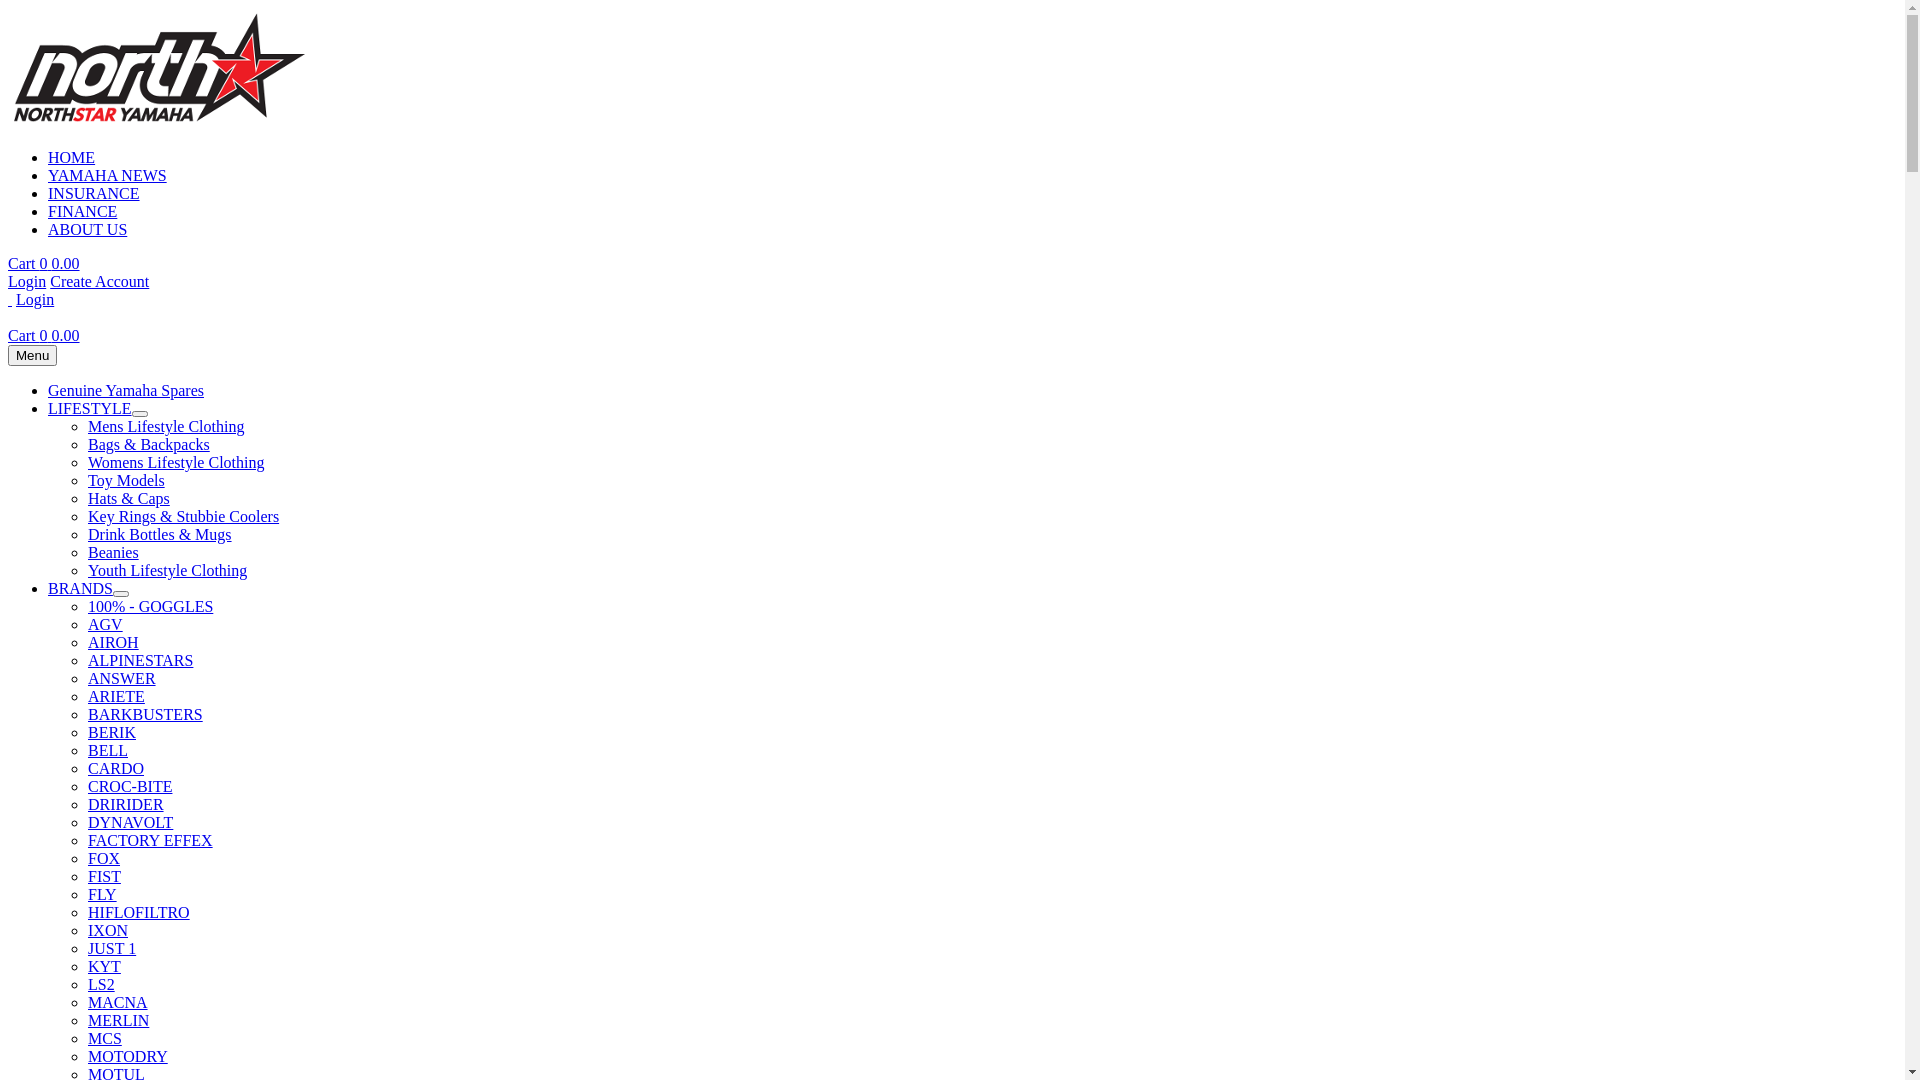 The height and width of the screenshot is (1080, 1920). What do you see at coordinates (89, 407) in the screenshot?
I see `'LIFESTYLE'` at bounding box center [89, 407].